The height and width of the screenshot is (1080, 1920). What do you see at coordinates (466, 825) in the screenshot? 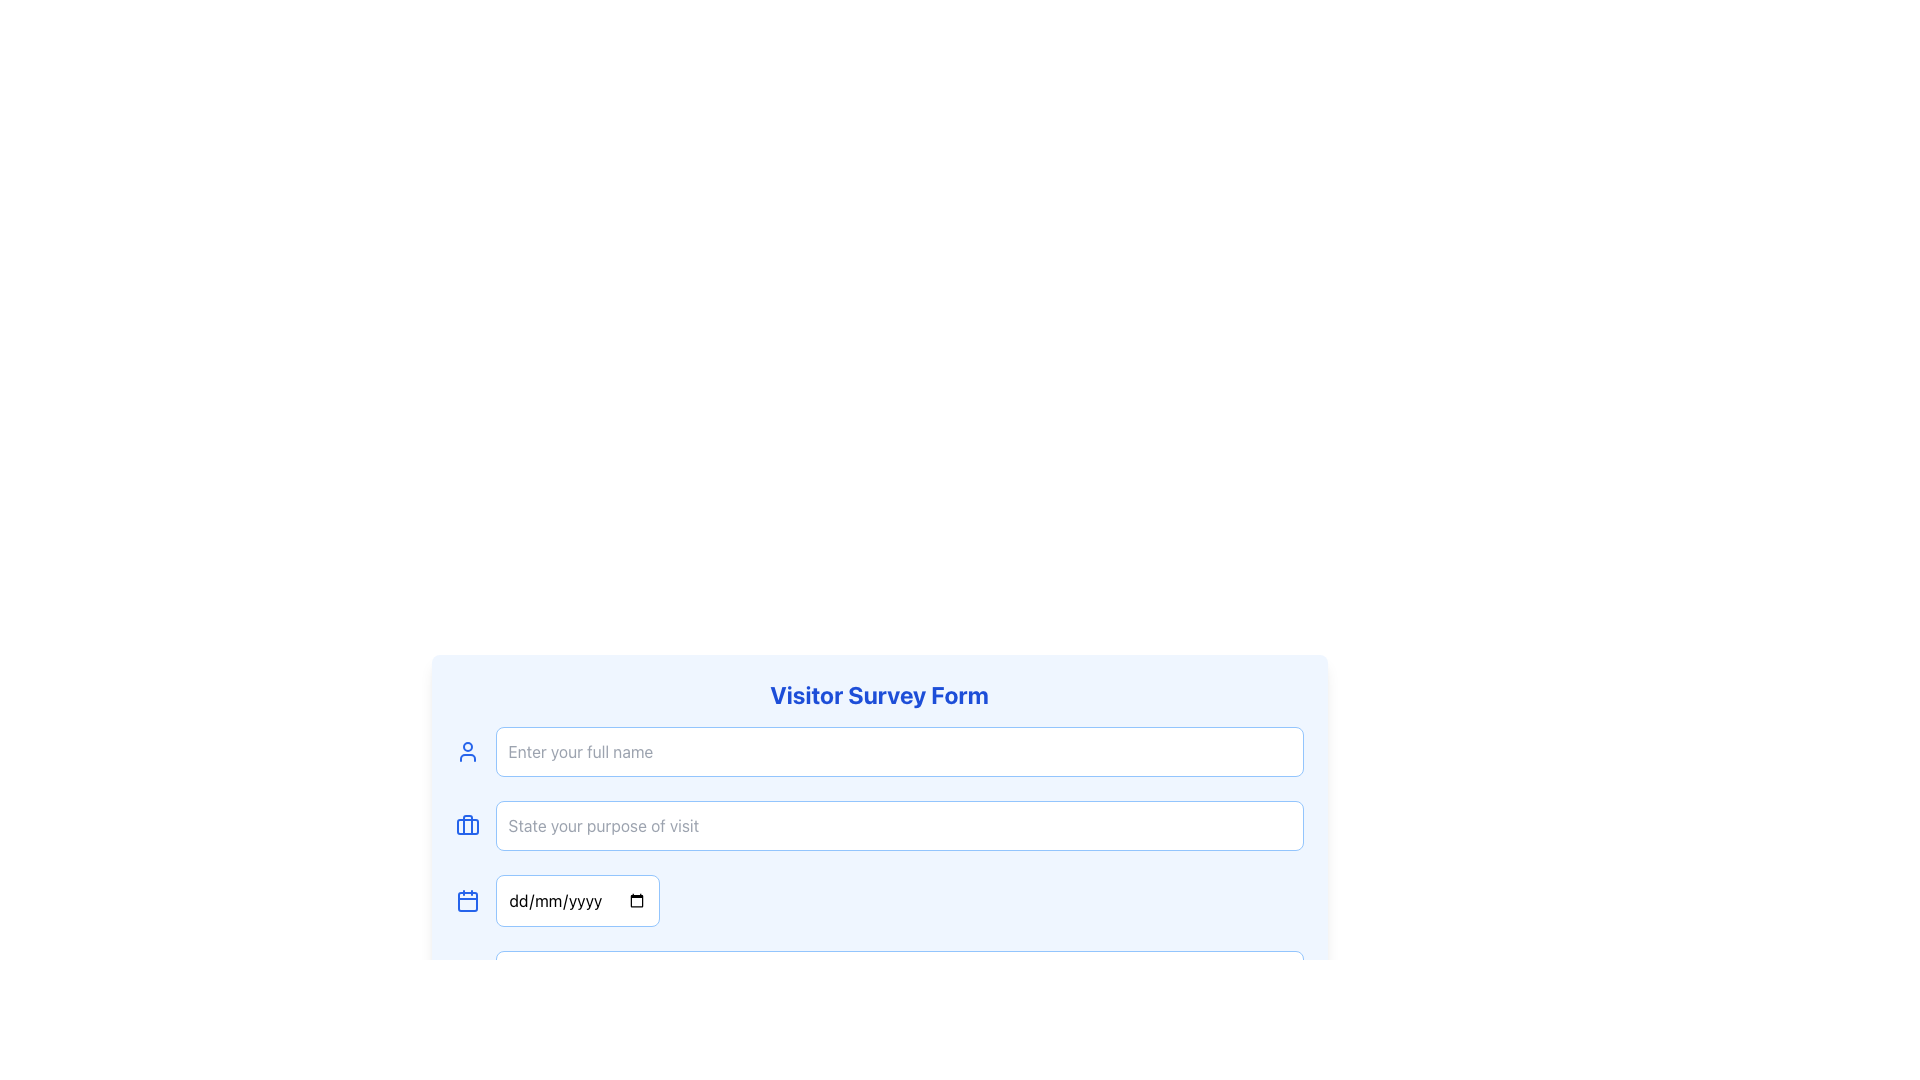
I see `the blue briefcase icon located to the left of the text input field labeled 'State your purpose of visit' in the second row of the form` at bounding box center [466, 825].